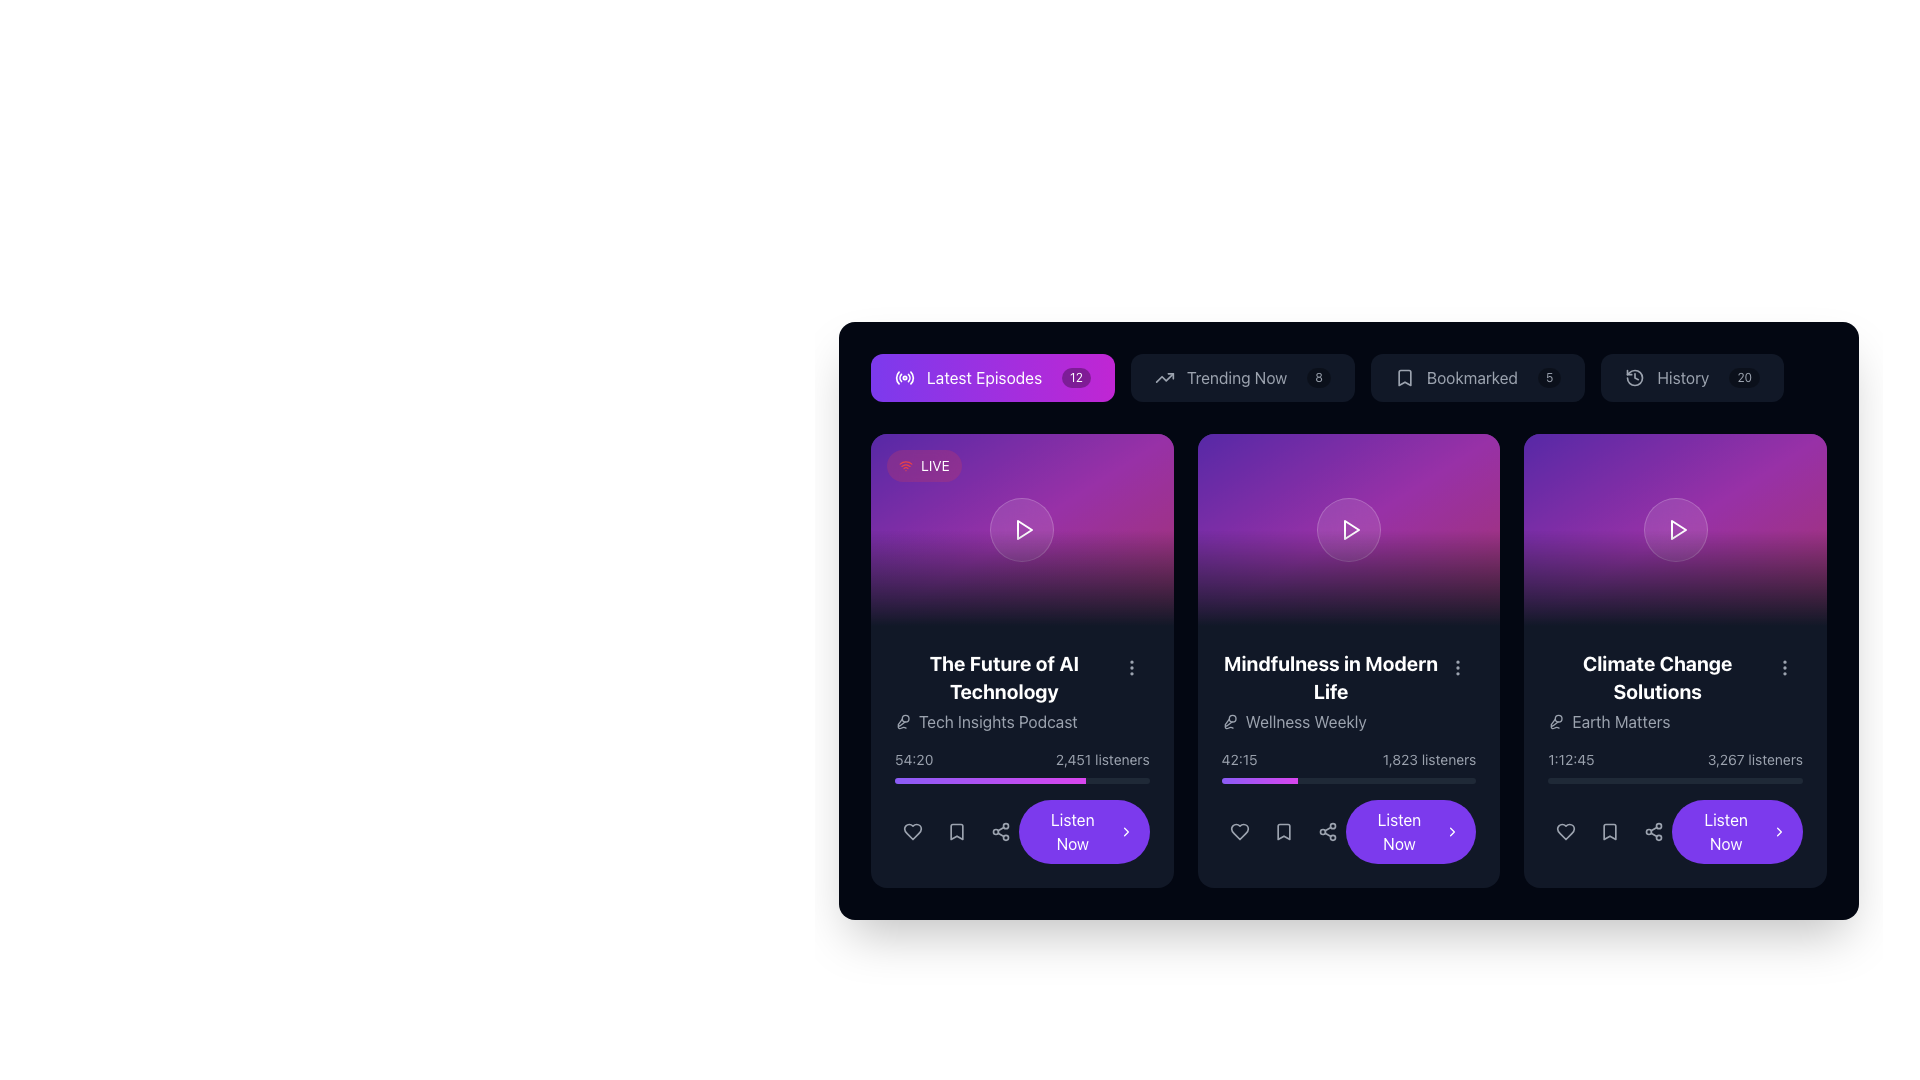 Image resolution: width=1920 pixels, height=1080 pixels. I want to click on the 'Trending Now' navigation button, which features a count badge indicating '8', so click(1348, 378).